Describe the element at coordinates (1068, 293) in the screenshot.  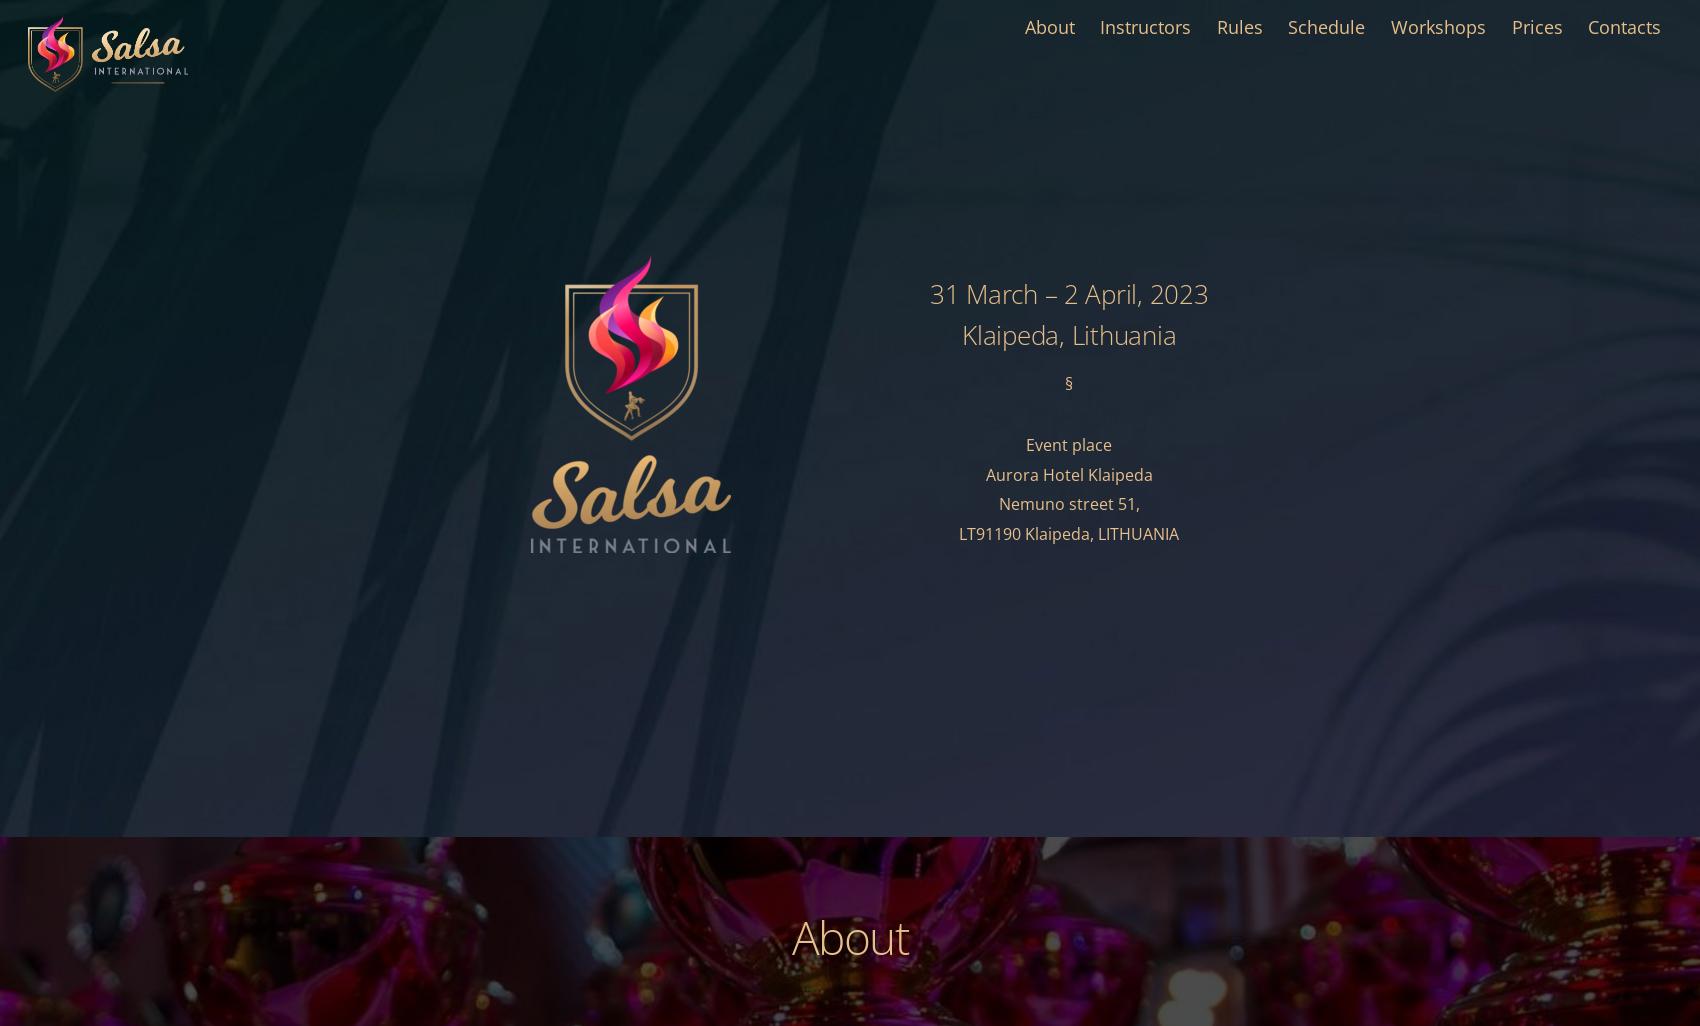
I see `'31 March – 2 April, 2023'` at that location.